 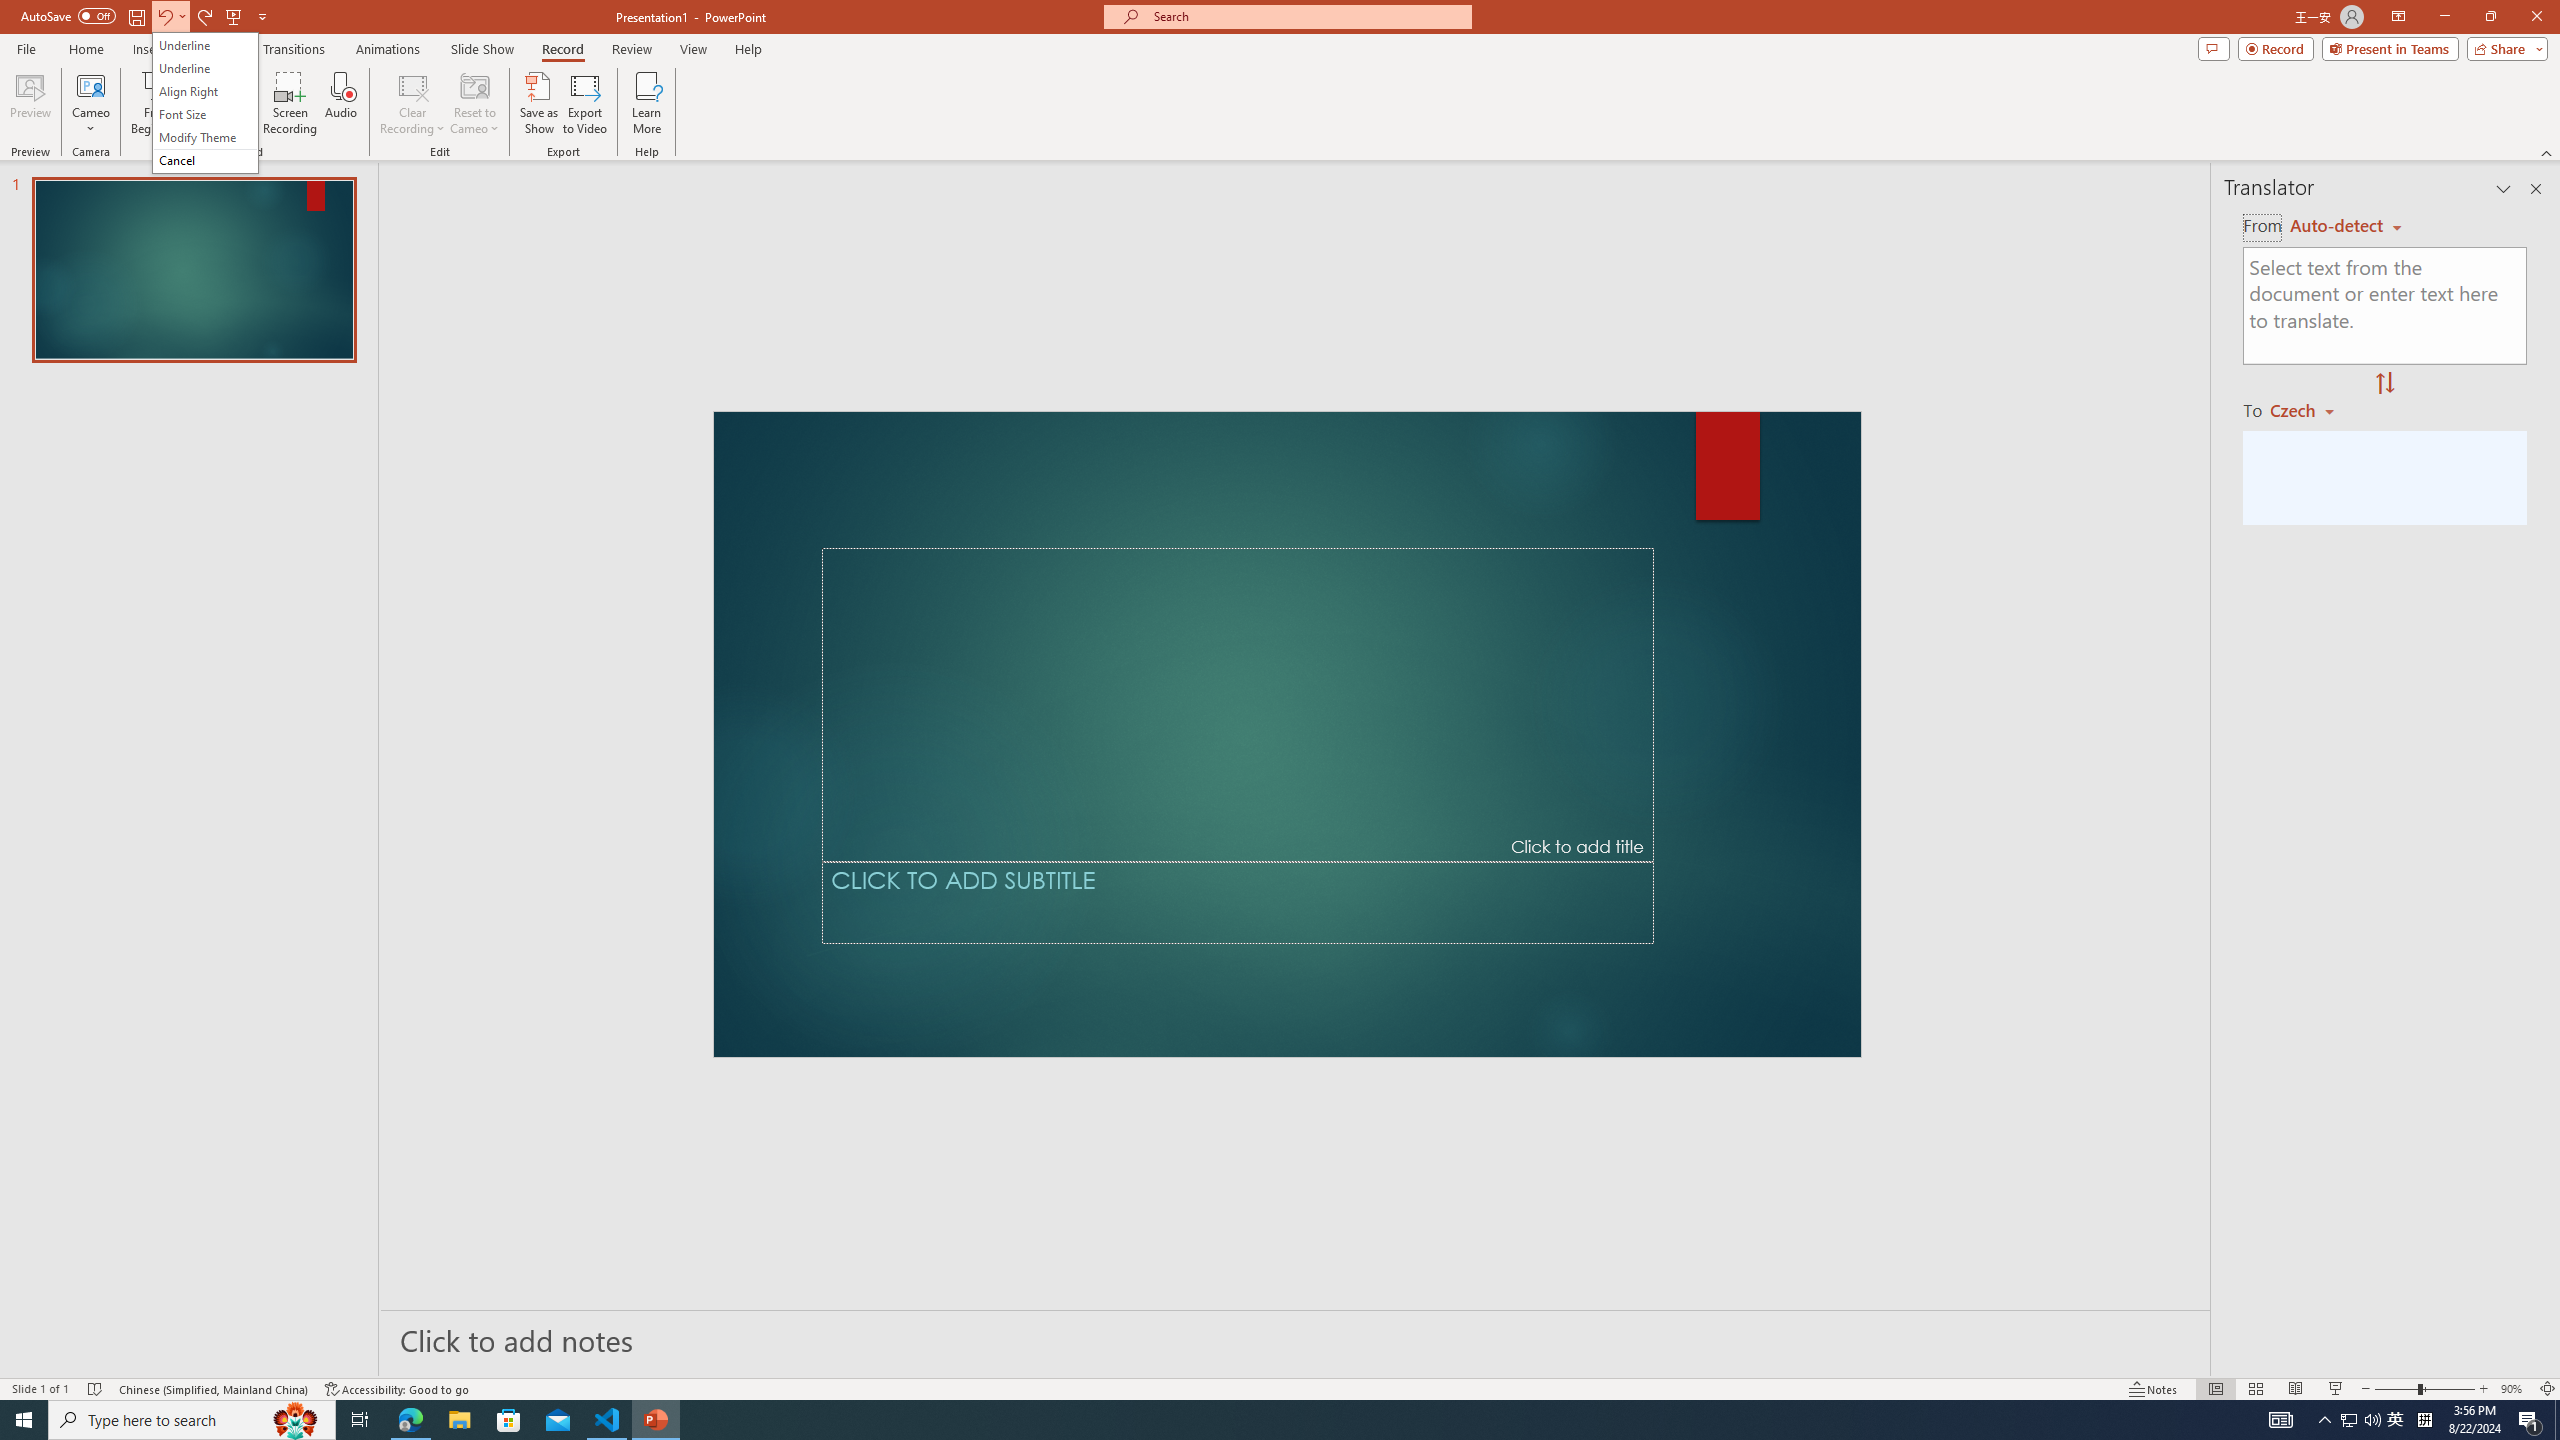 What do you see at coordinates (289, 103) in the screenshot?
I see `'Screen Recording'` at bounding box center [289, 103].